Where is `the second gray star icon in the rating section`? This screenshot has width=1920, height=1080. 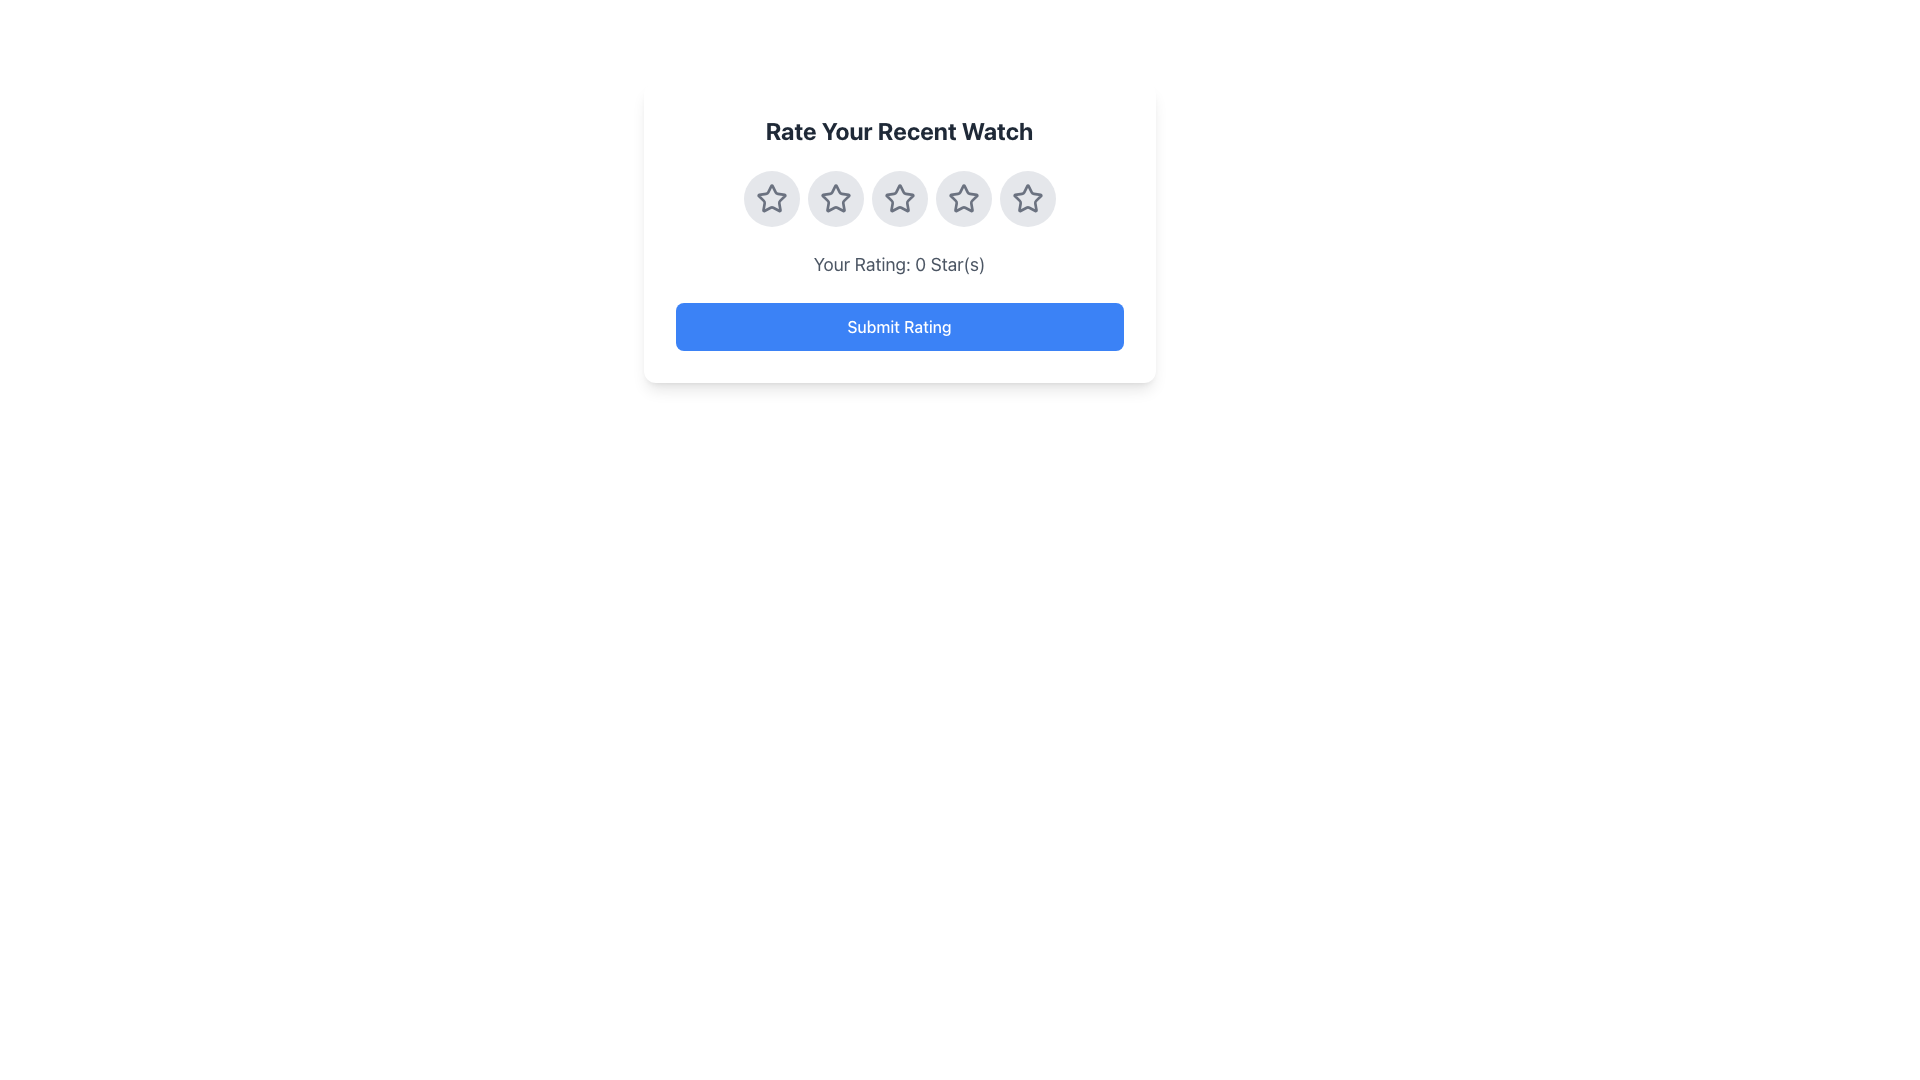
the second gray star icon in the rating section is located at coordinates (835, 199).